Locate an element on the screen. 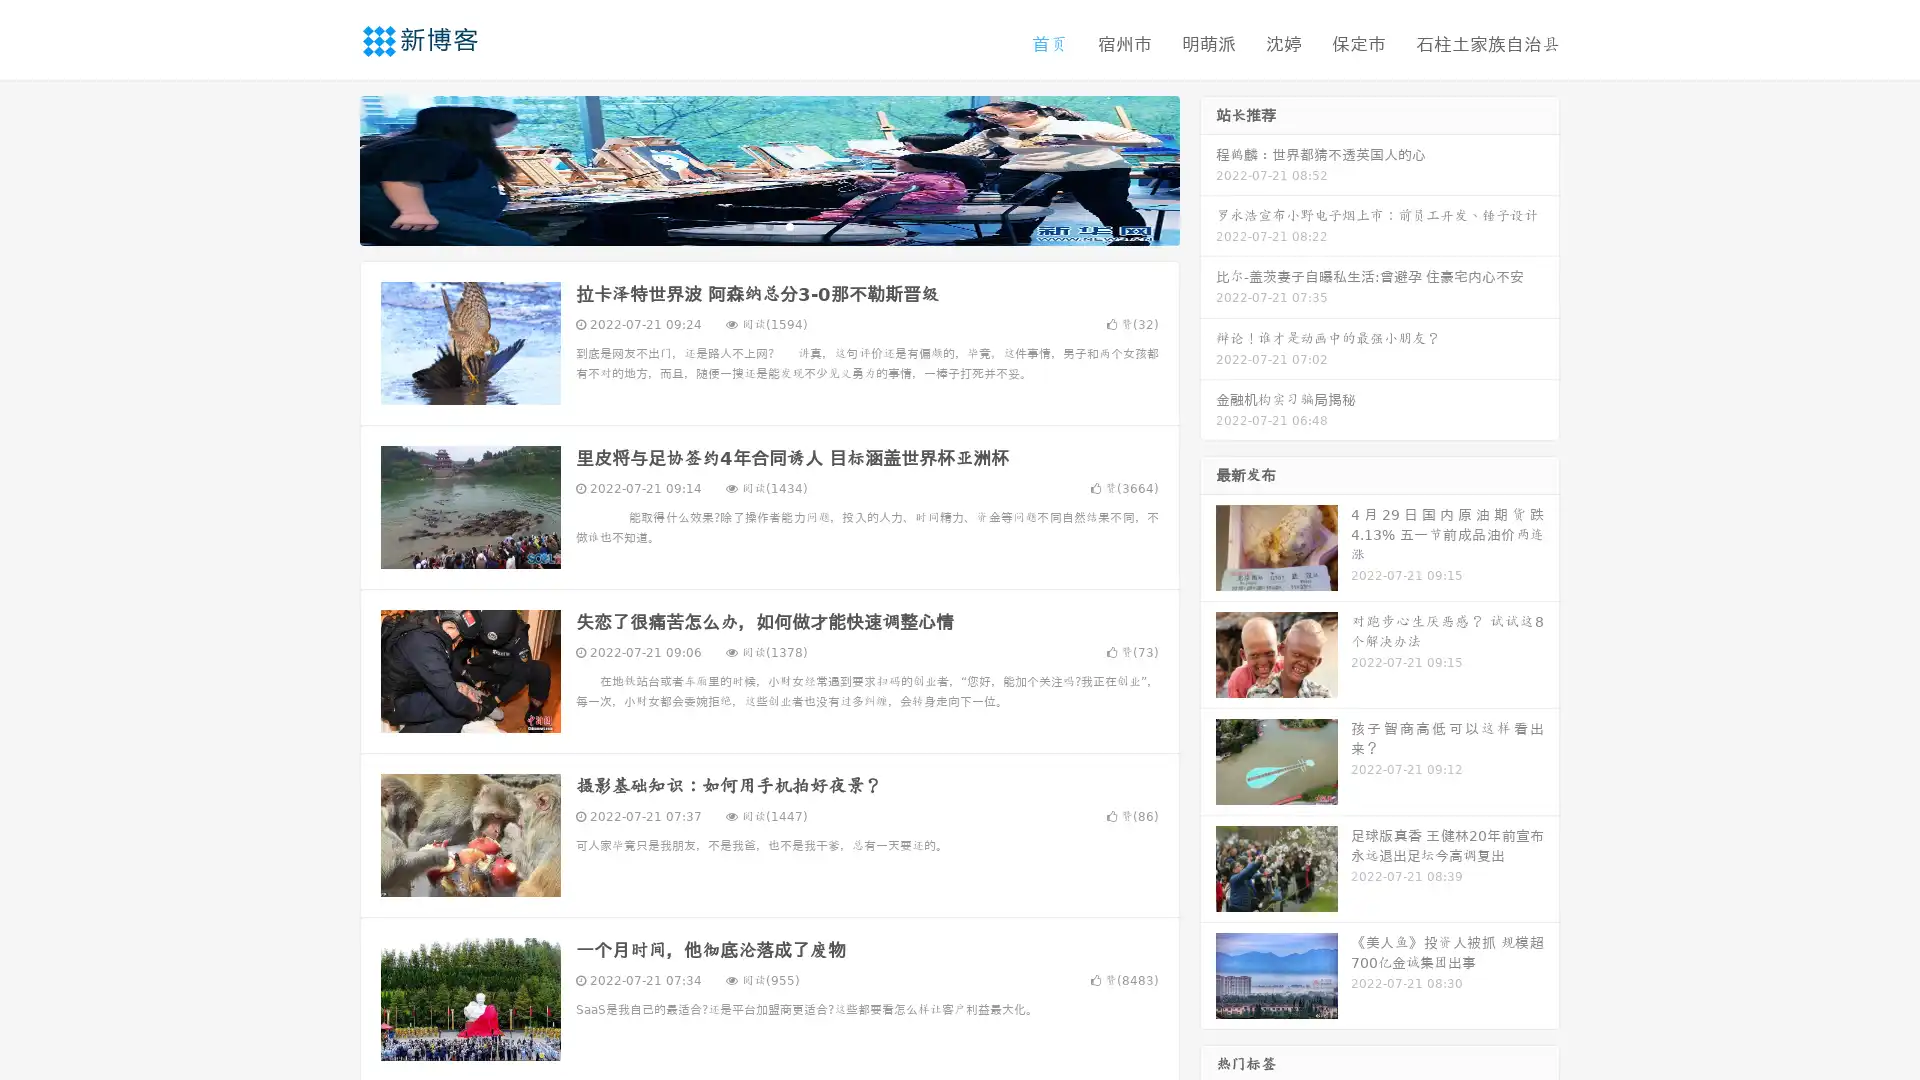  Go to slide 1 is located at coordinates (748, 225).